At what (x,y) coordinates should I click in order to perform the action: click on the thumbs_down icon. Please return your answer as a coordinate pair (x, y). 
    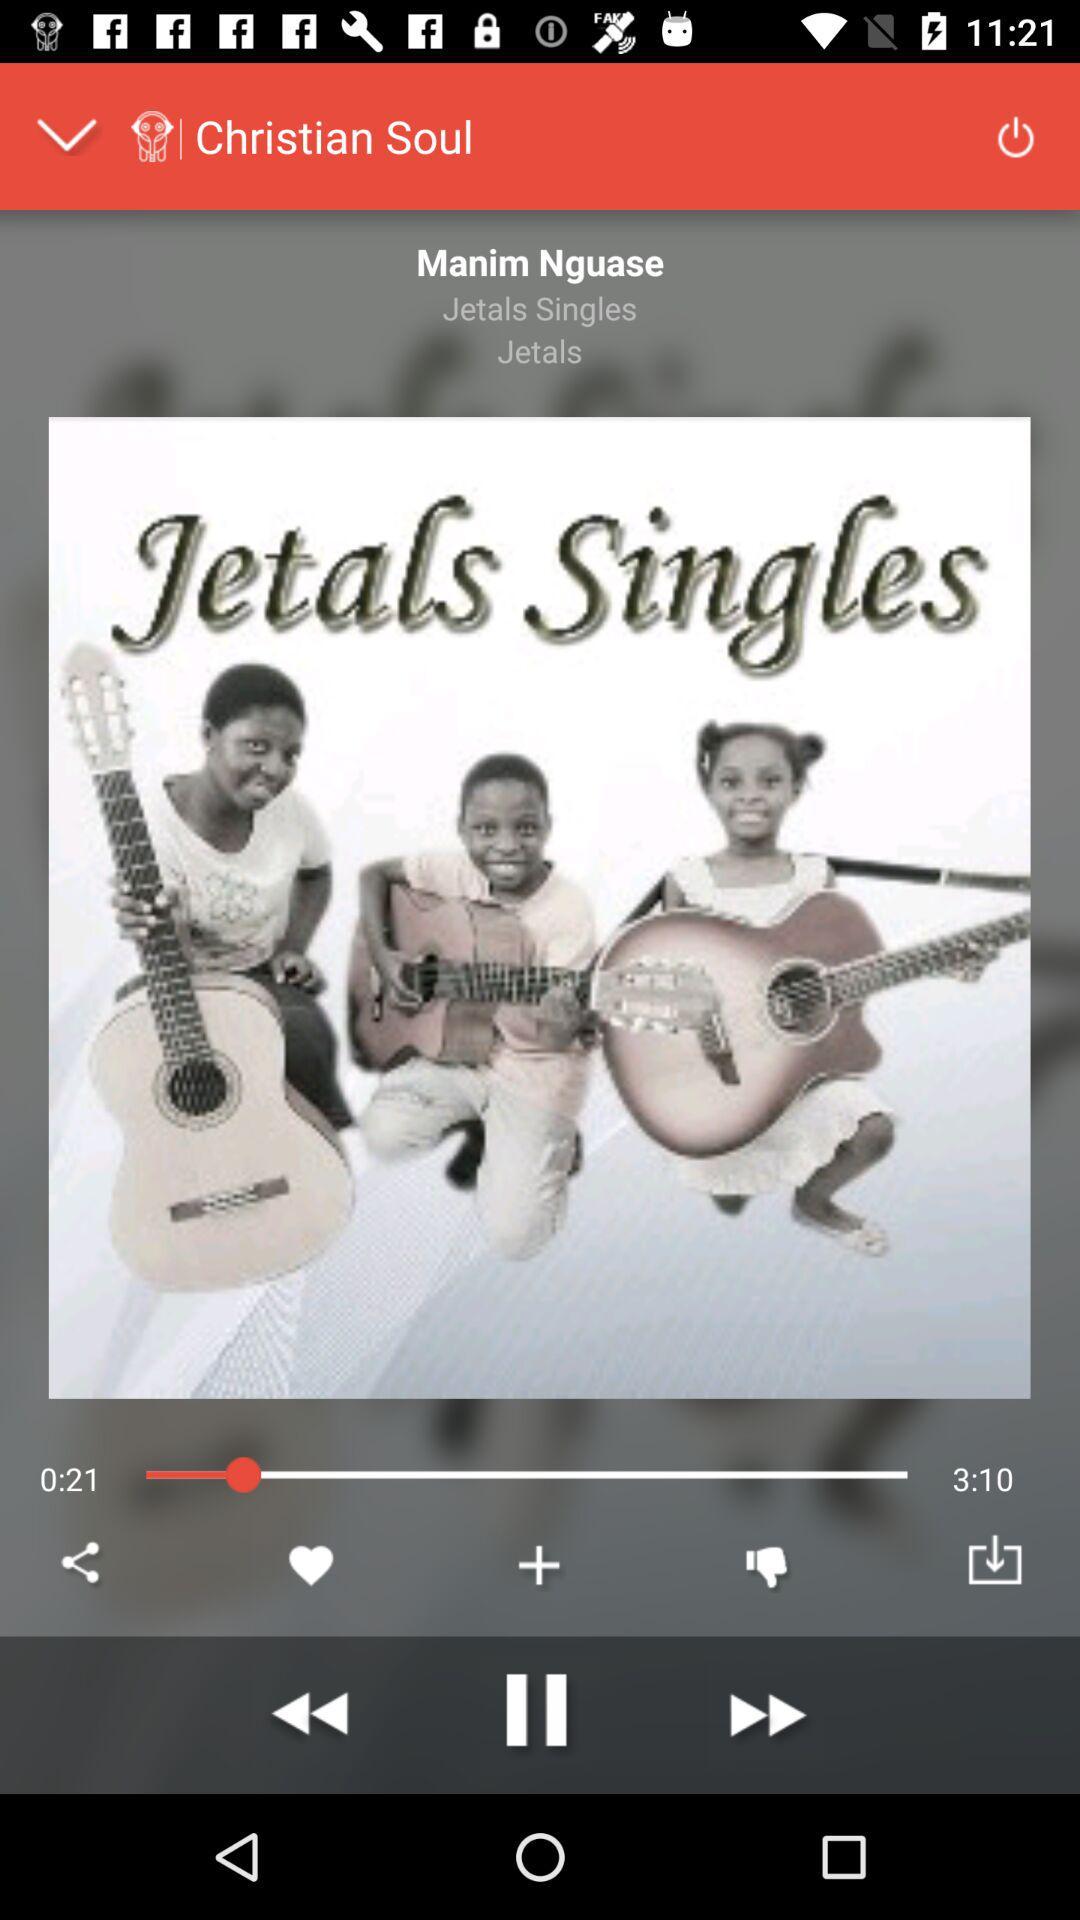
    Looking at the image, I should click on (766, 1564).